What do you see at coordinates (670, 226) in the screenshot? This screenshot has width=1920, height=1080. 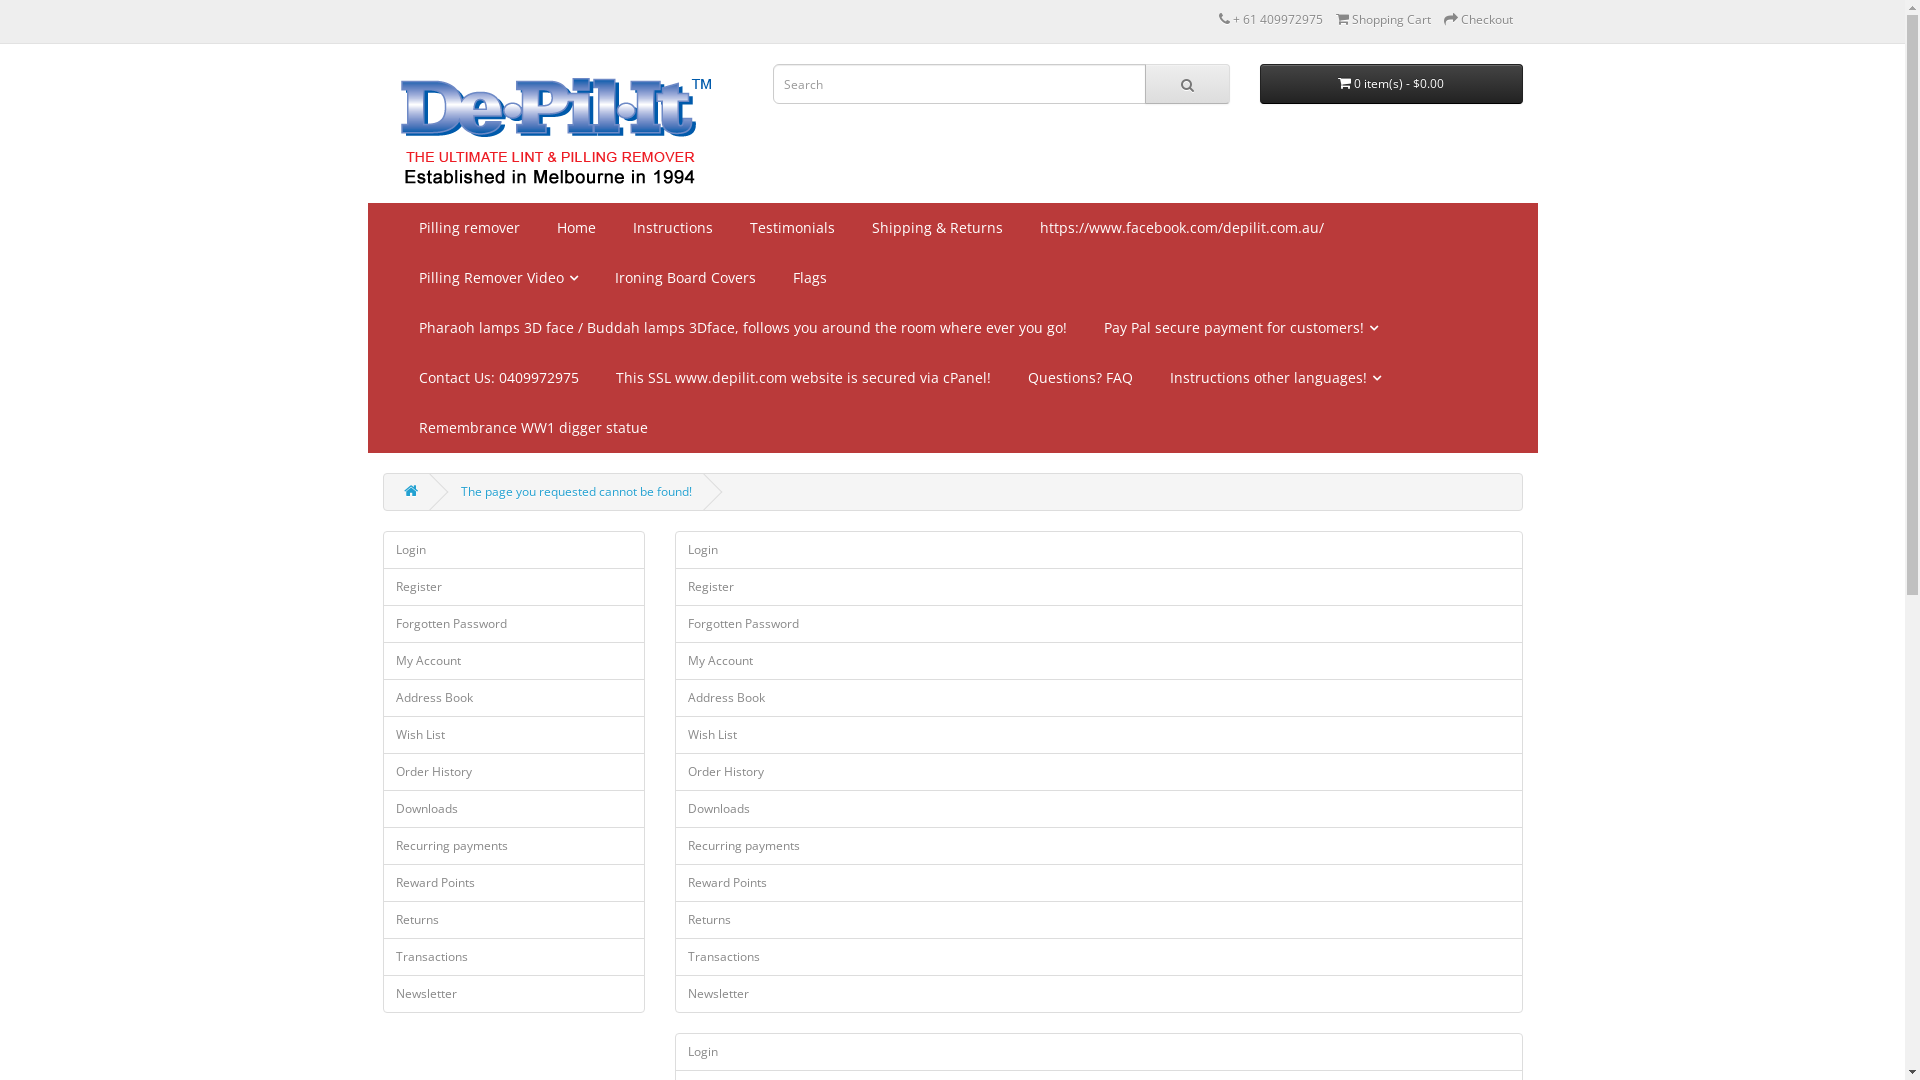 I see `'Instructions'` at bounding box center [670, 226].